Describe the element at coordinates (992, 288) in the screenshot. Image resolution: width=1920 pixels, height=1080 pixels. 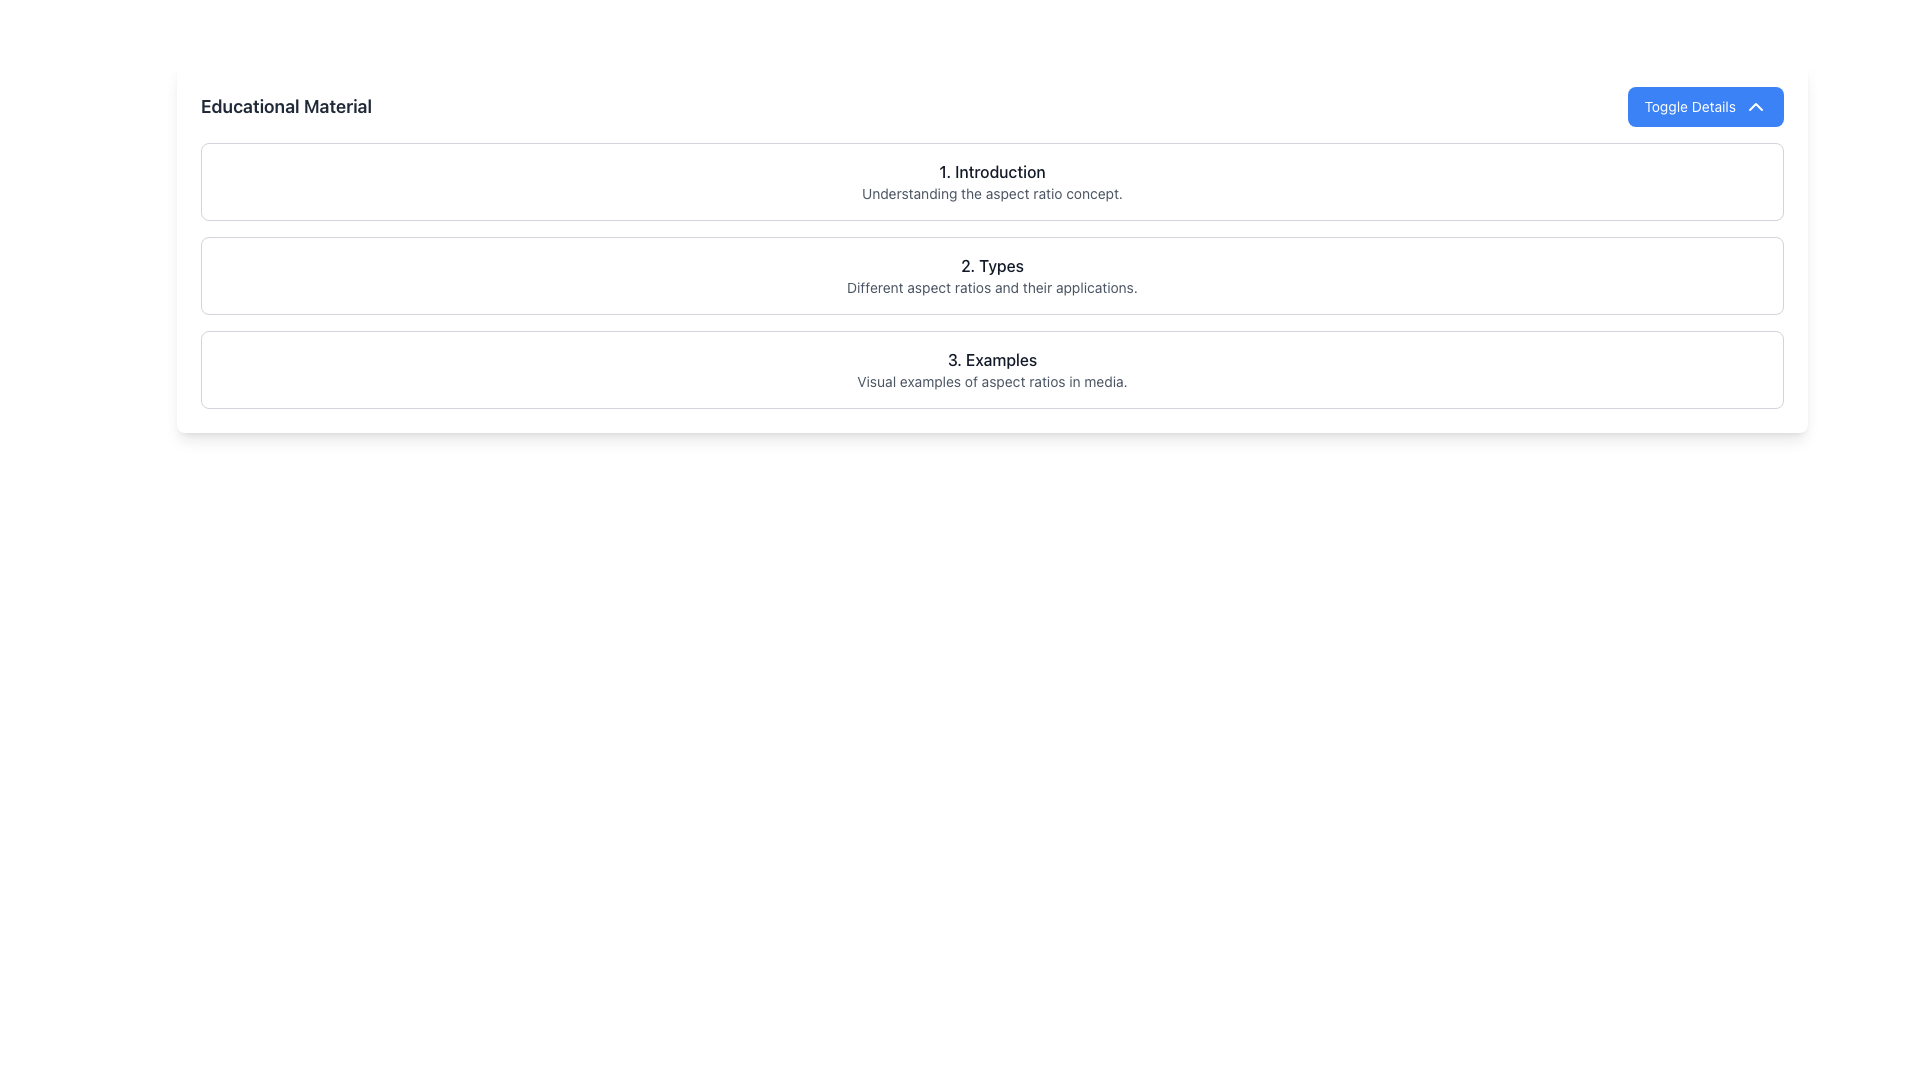
I see `the text element located below the heading '2. Types' to check for tooltips` at that location.